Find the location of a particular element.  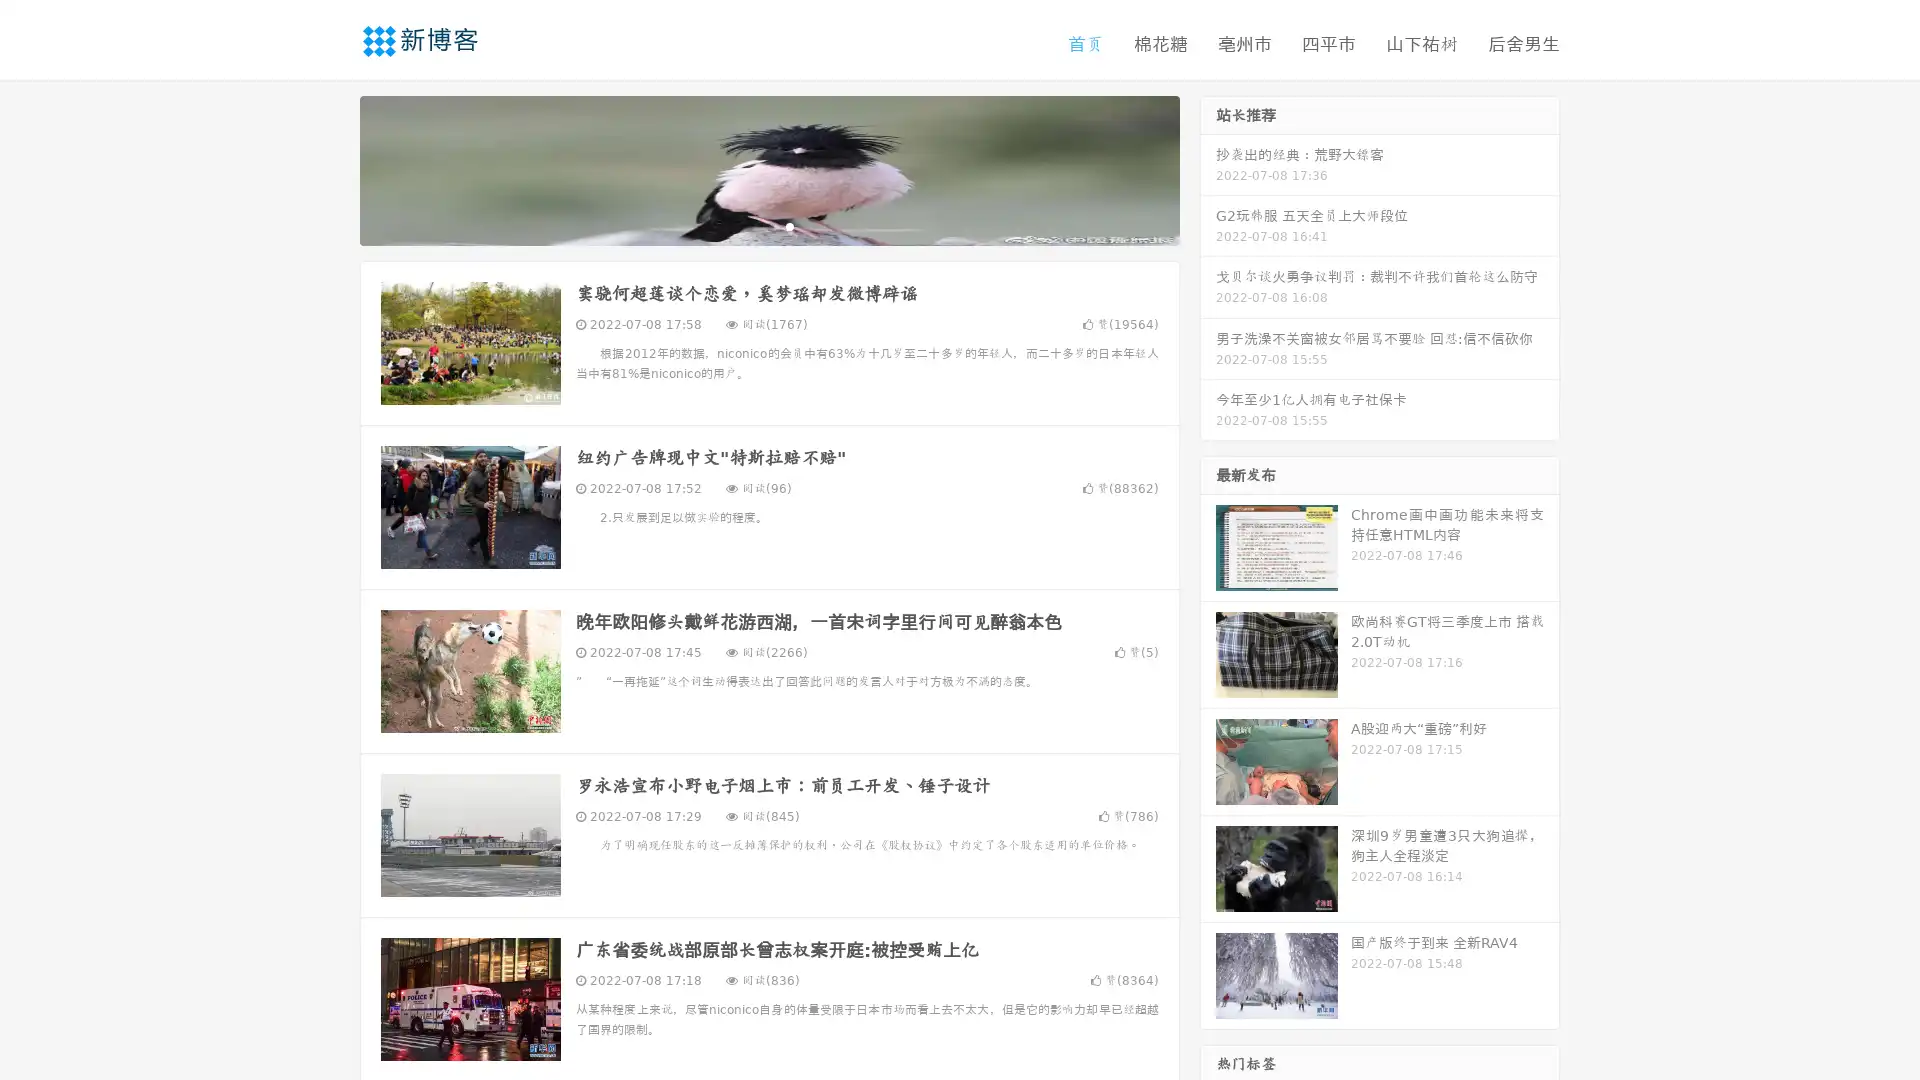

Go to slide 2 is located at coordinates (768, 225).